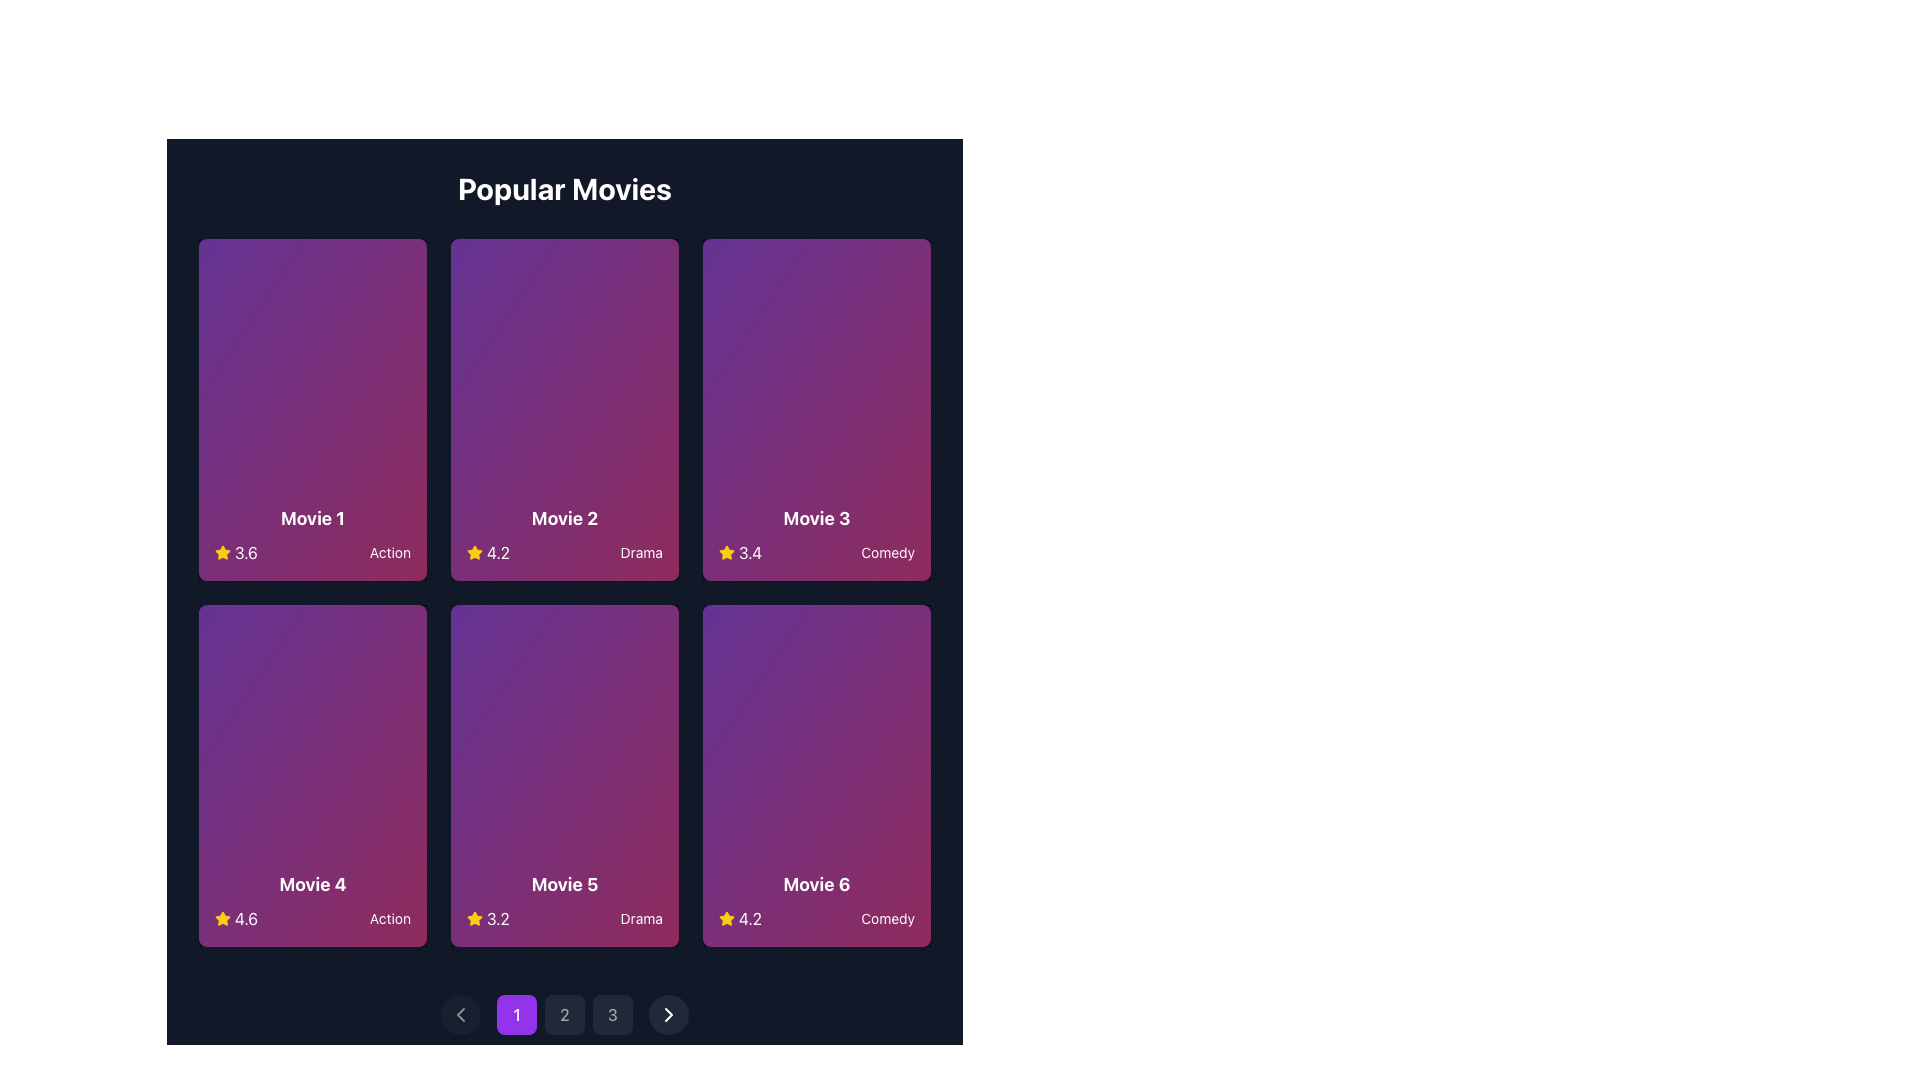 The height and width of the screenshot is (1080, 1920). Describe the element at coordinates (517, 1014) in the screenshot. I see `the small circular button with a purple background and white text displaying the number '1' located at the bottom center of the pagination control` at that location.